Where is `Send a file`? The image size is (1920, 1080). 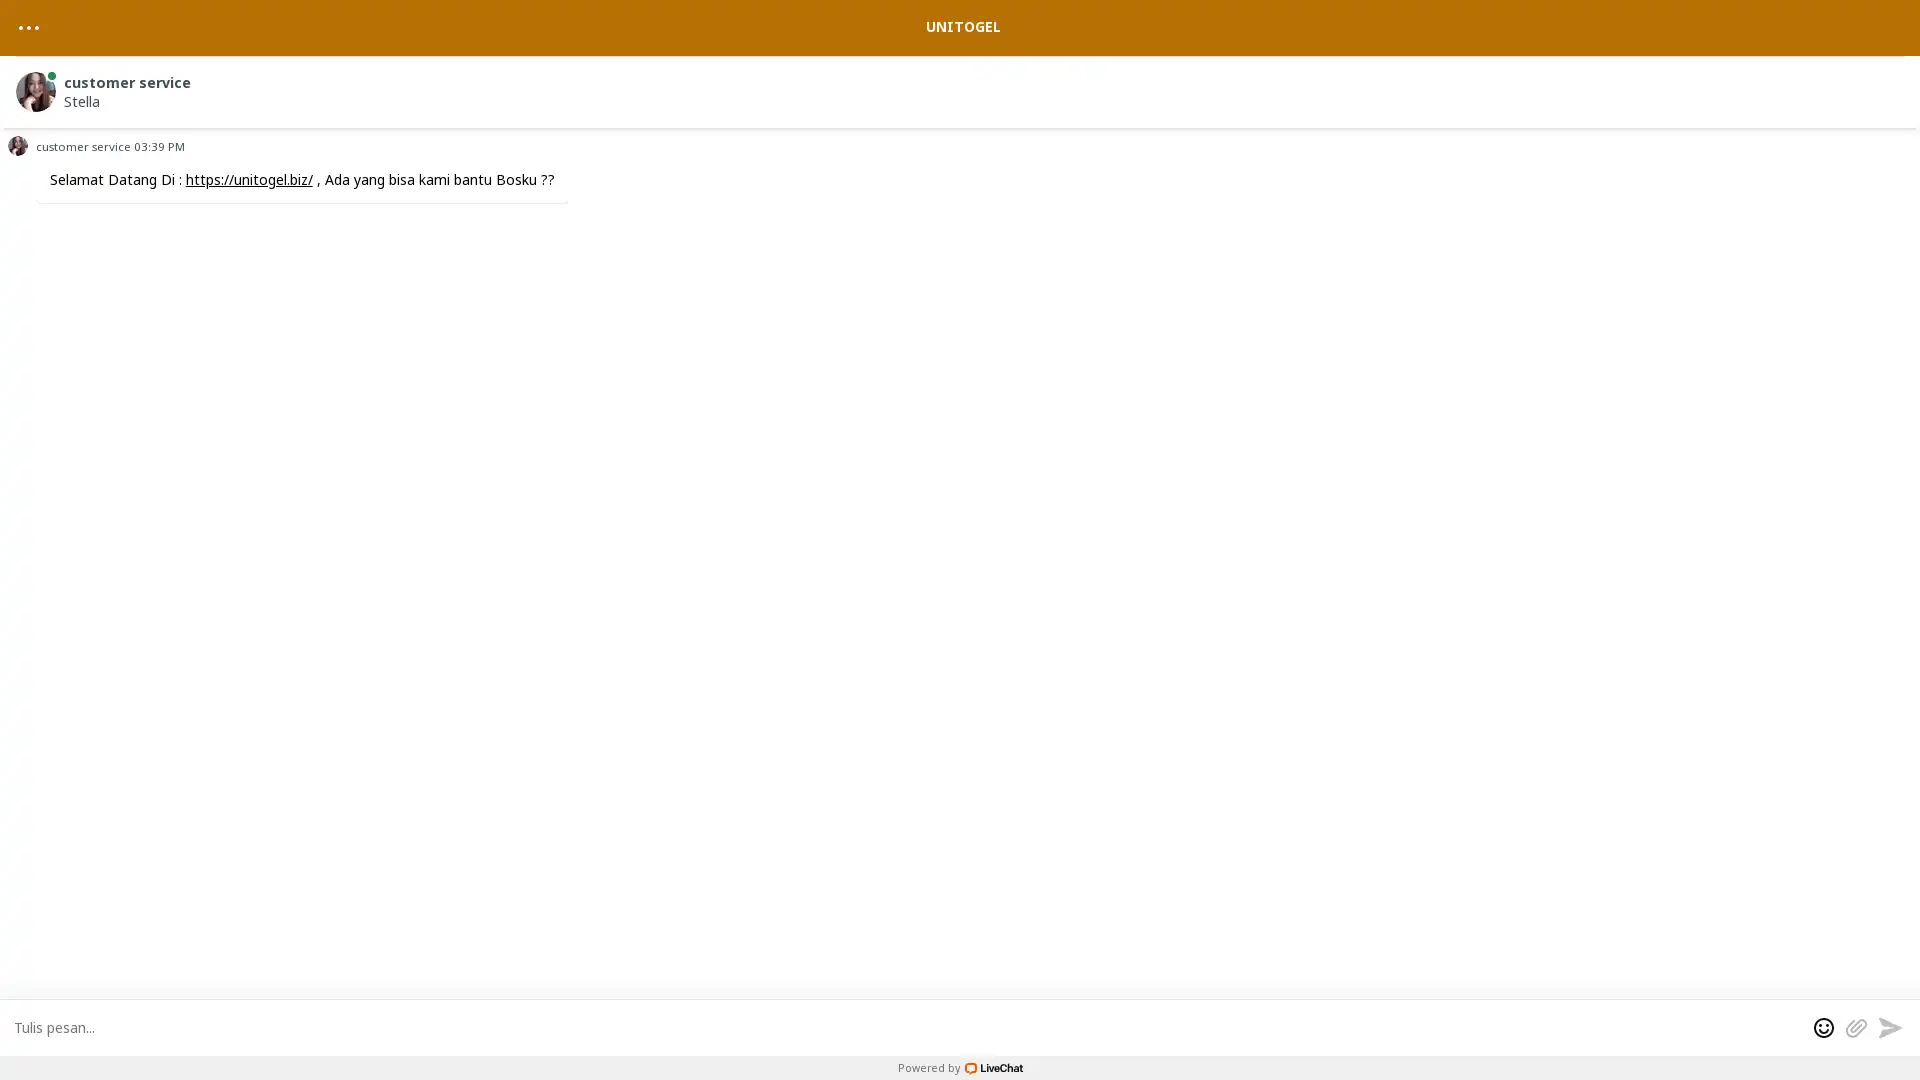 Send a file is located at coordinates (1855, 1026).